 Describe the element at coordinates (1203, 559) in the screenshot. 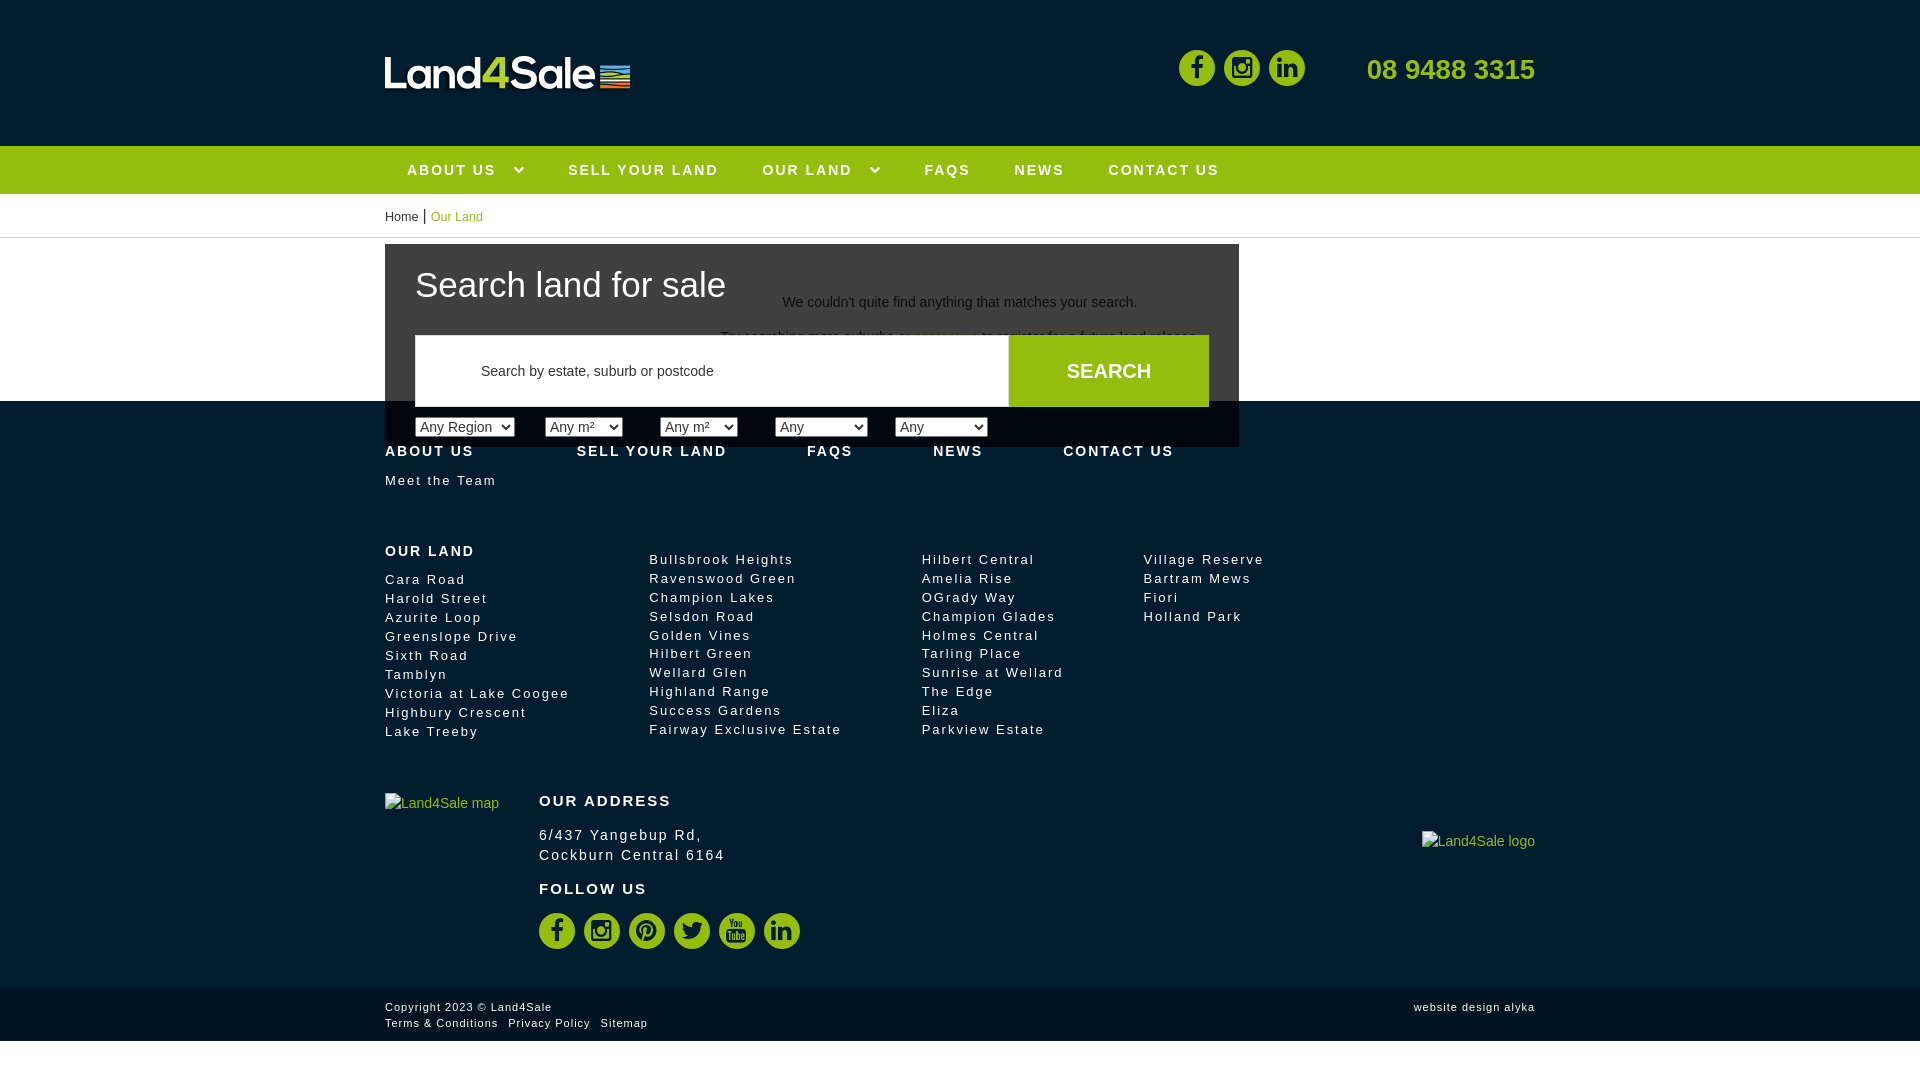

I see `'Village Reserve'` at that location.